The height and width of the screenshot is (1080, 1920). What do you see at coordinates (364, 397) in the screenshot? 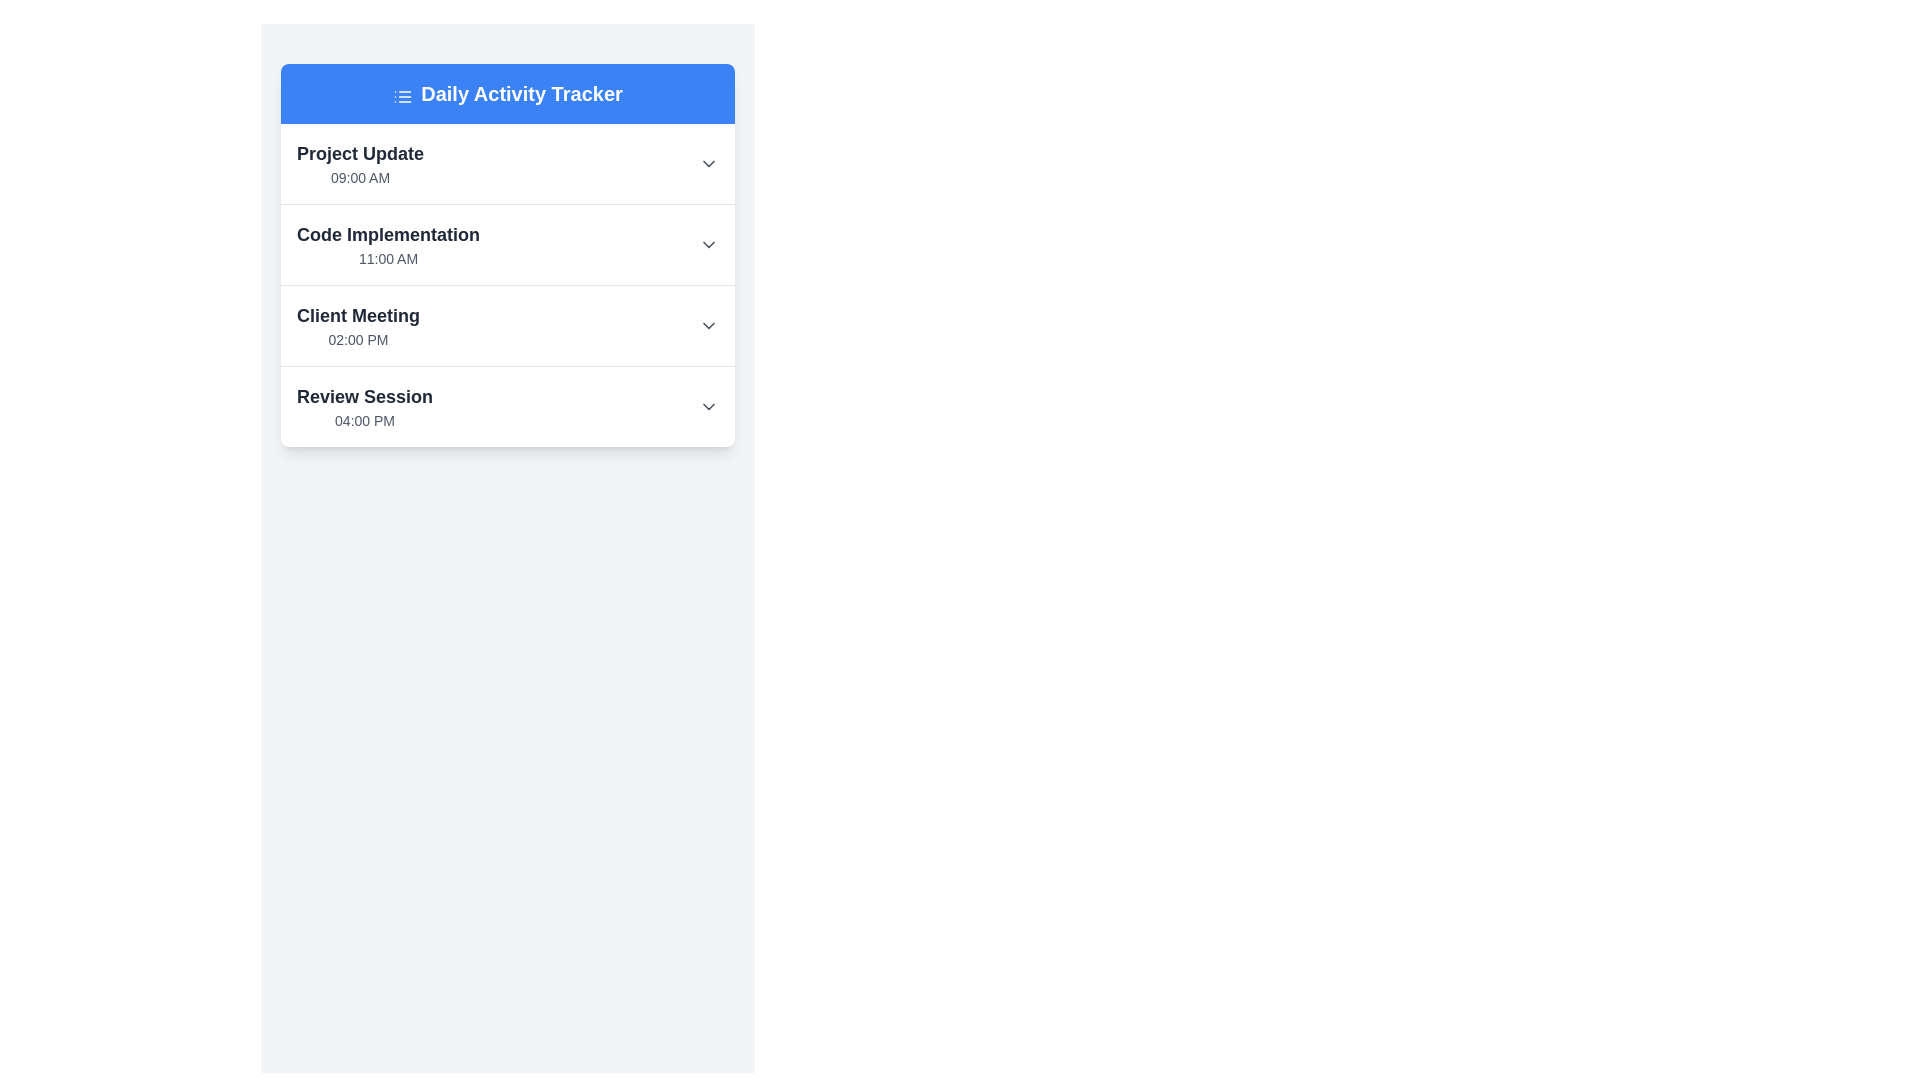
I see `the static text label reading 'Review Session', which is prominently displayed in bold dark gray font in the lower section of the 'Daily Activity Tracker' list, positioned above the time entry labeled '04:00 PM'` at bounding box center [364, 397].